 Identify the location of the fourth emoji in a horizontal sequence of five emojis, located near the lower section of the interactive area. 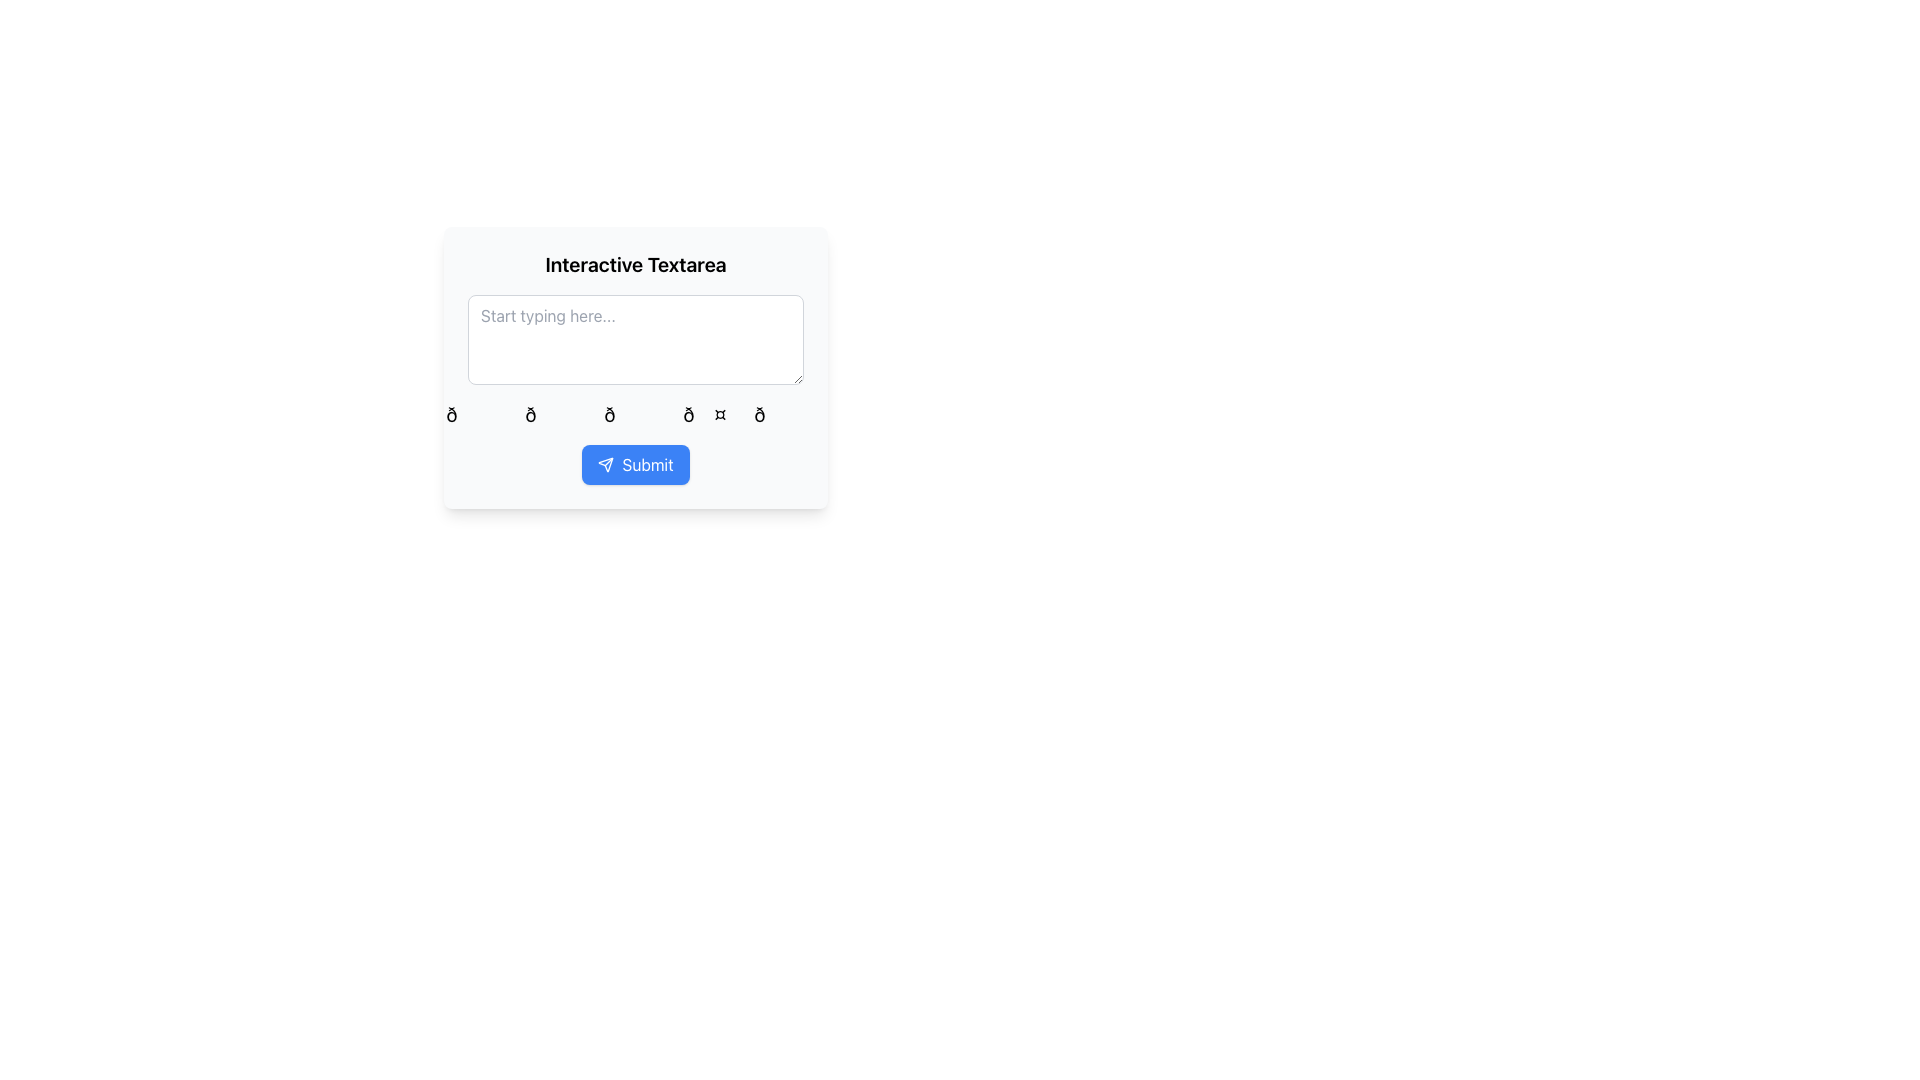
(715, 414).